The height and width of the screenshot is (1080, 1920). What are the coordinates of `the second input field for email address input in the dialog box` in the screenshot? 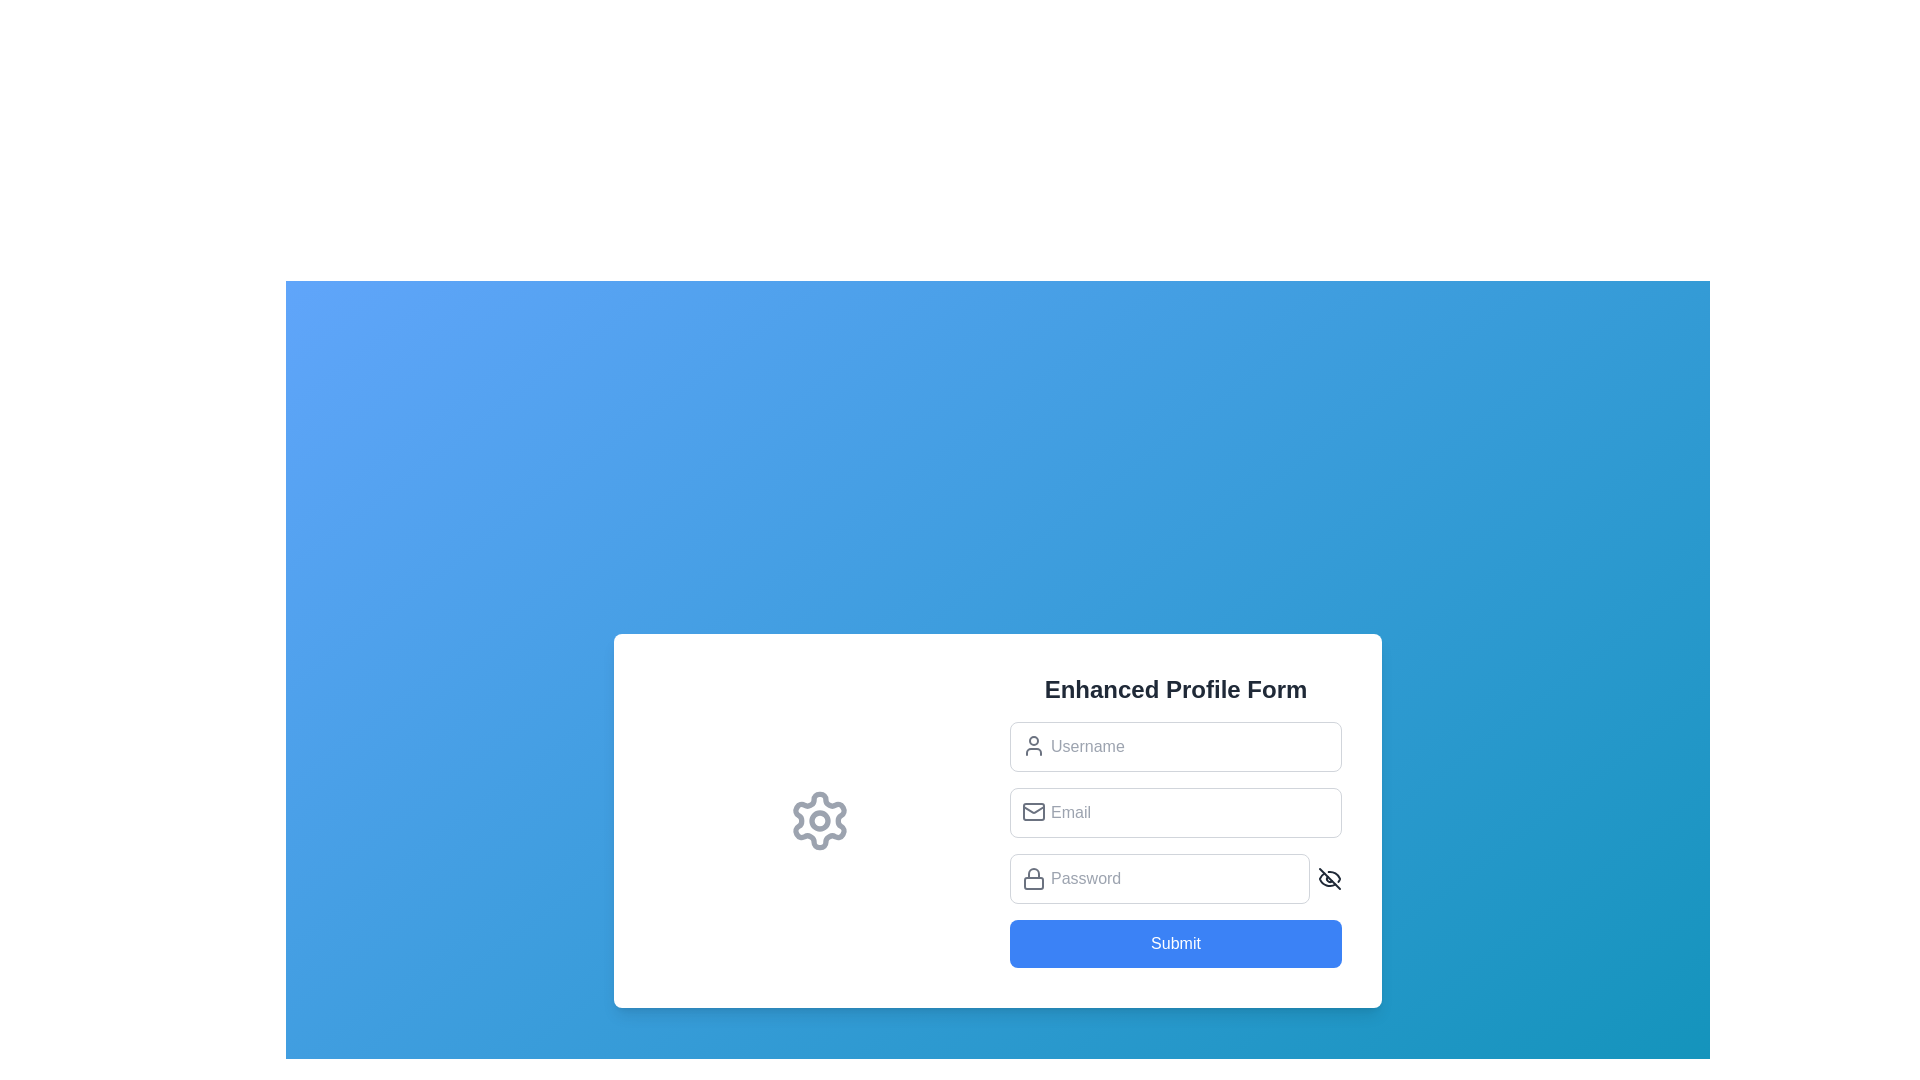 It's located at (1176, 813).